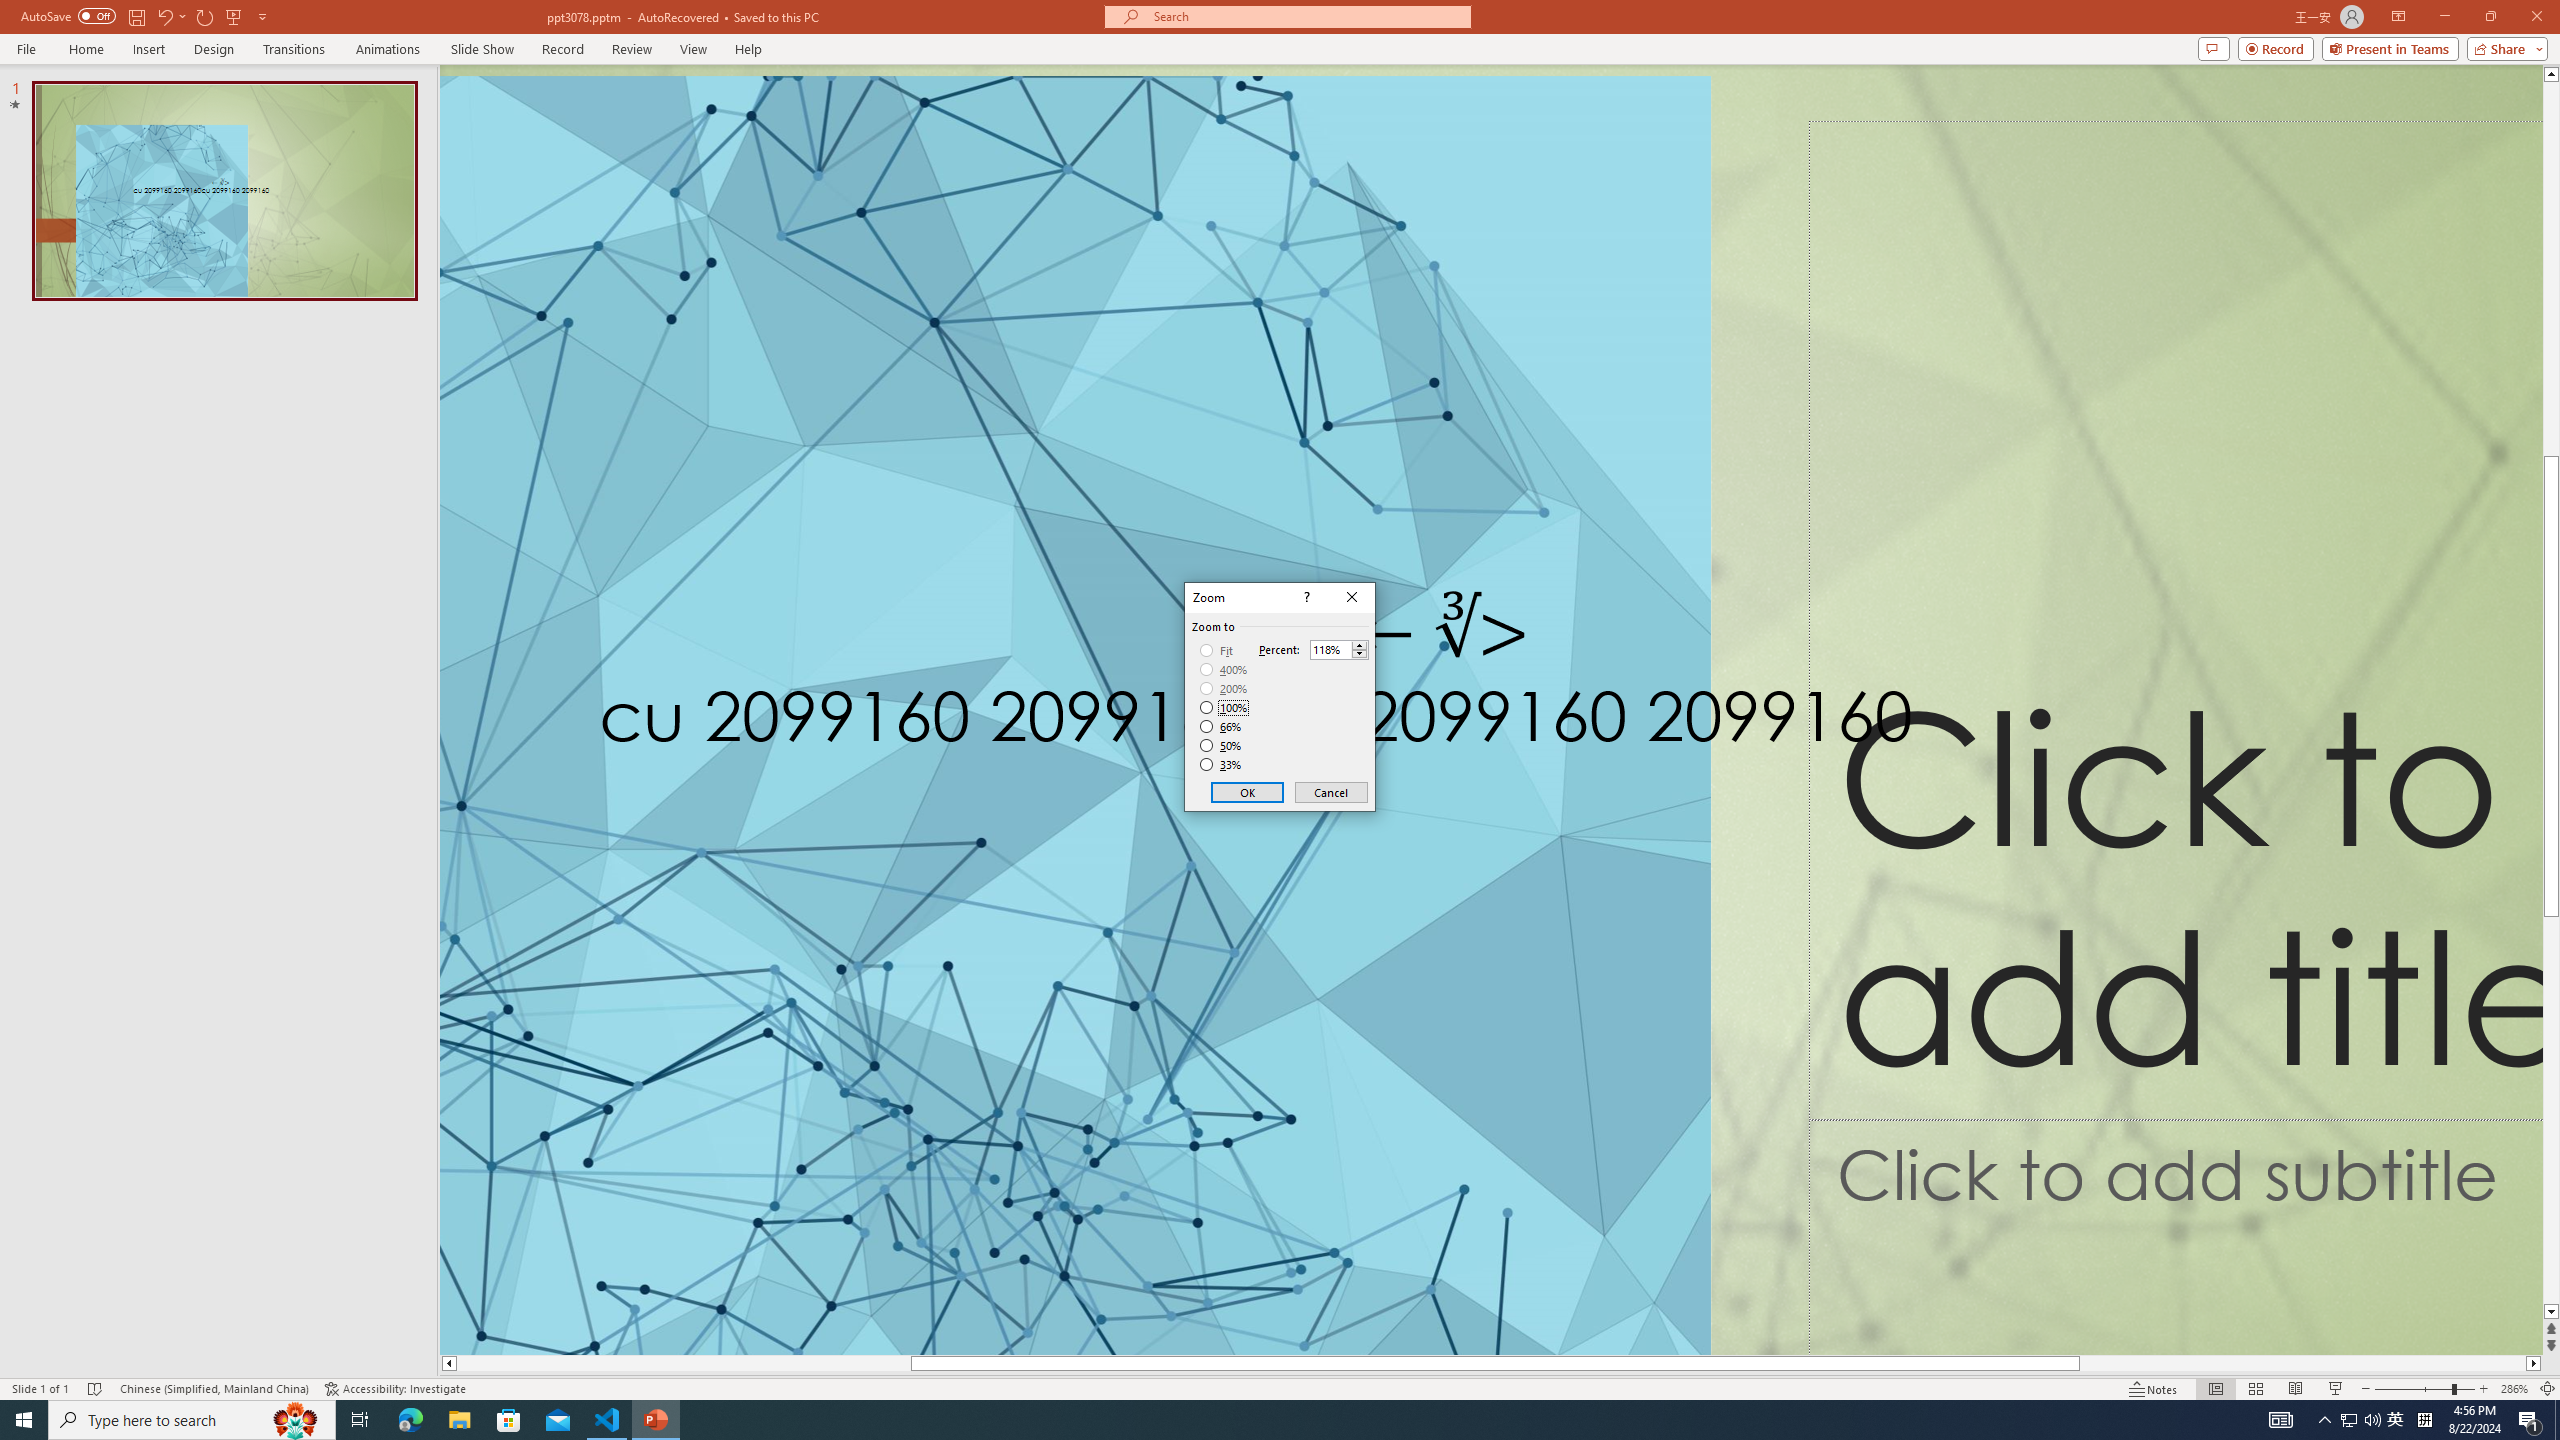 This screenshot has height=1440, width=2560. I want to click on '400%', so click(1223, 670).